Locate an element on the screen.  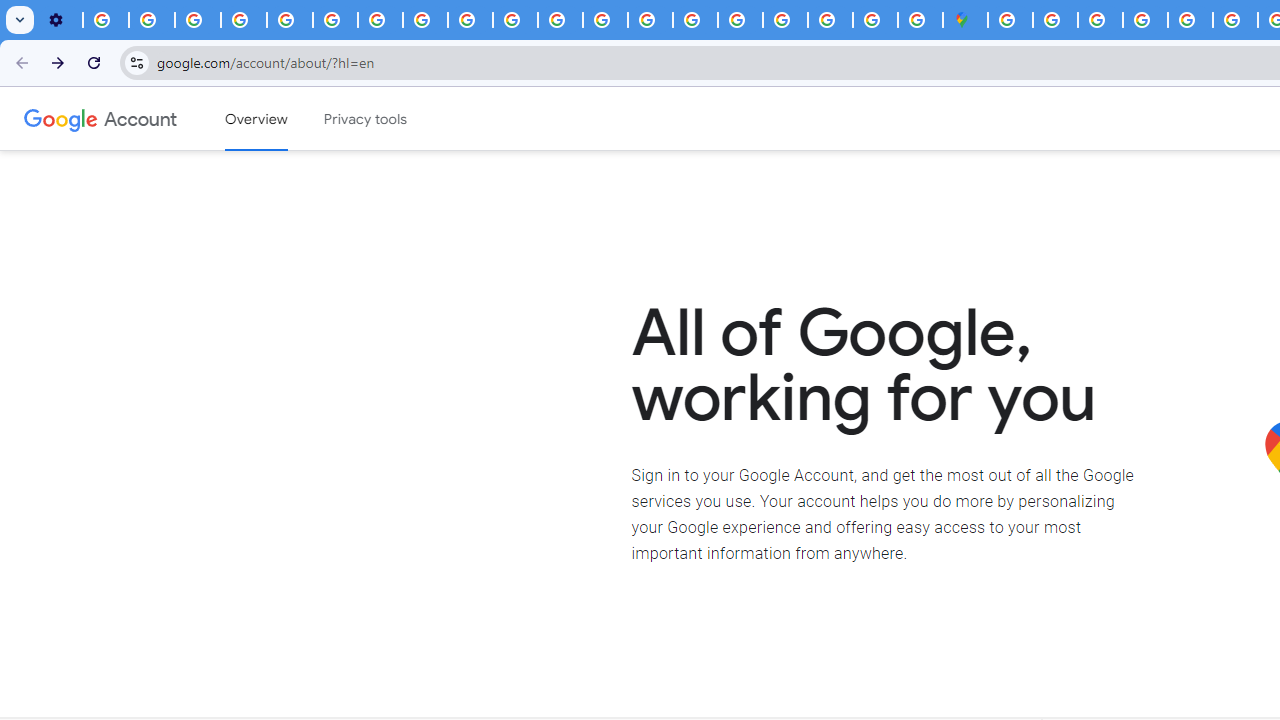
'Google Account overview' is located at coordinates (255, 119).